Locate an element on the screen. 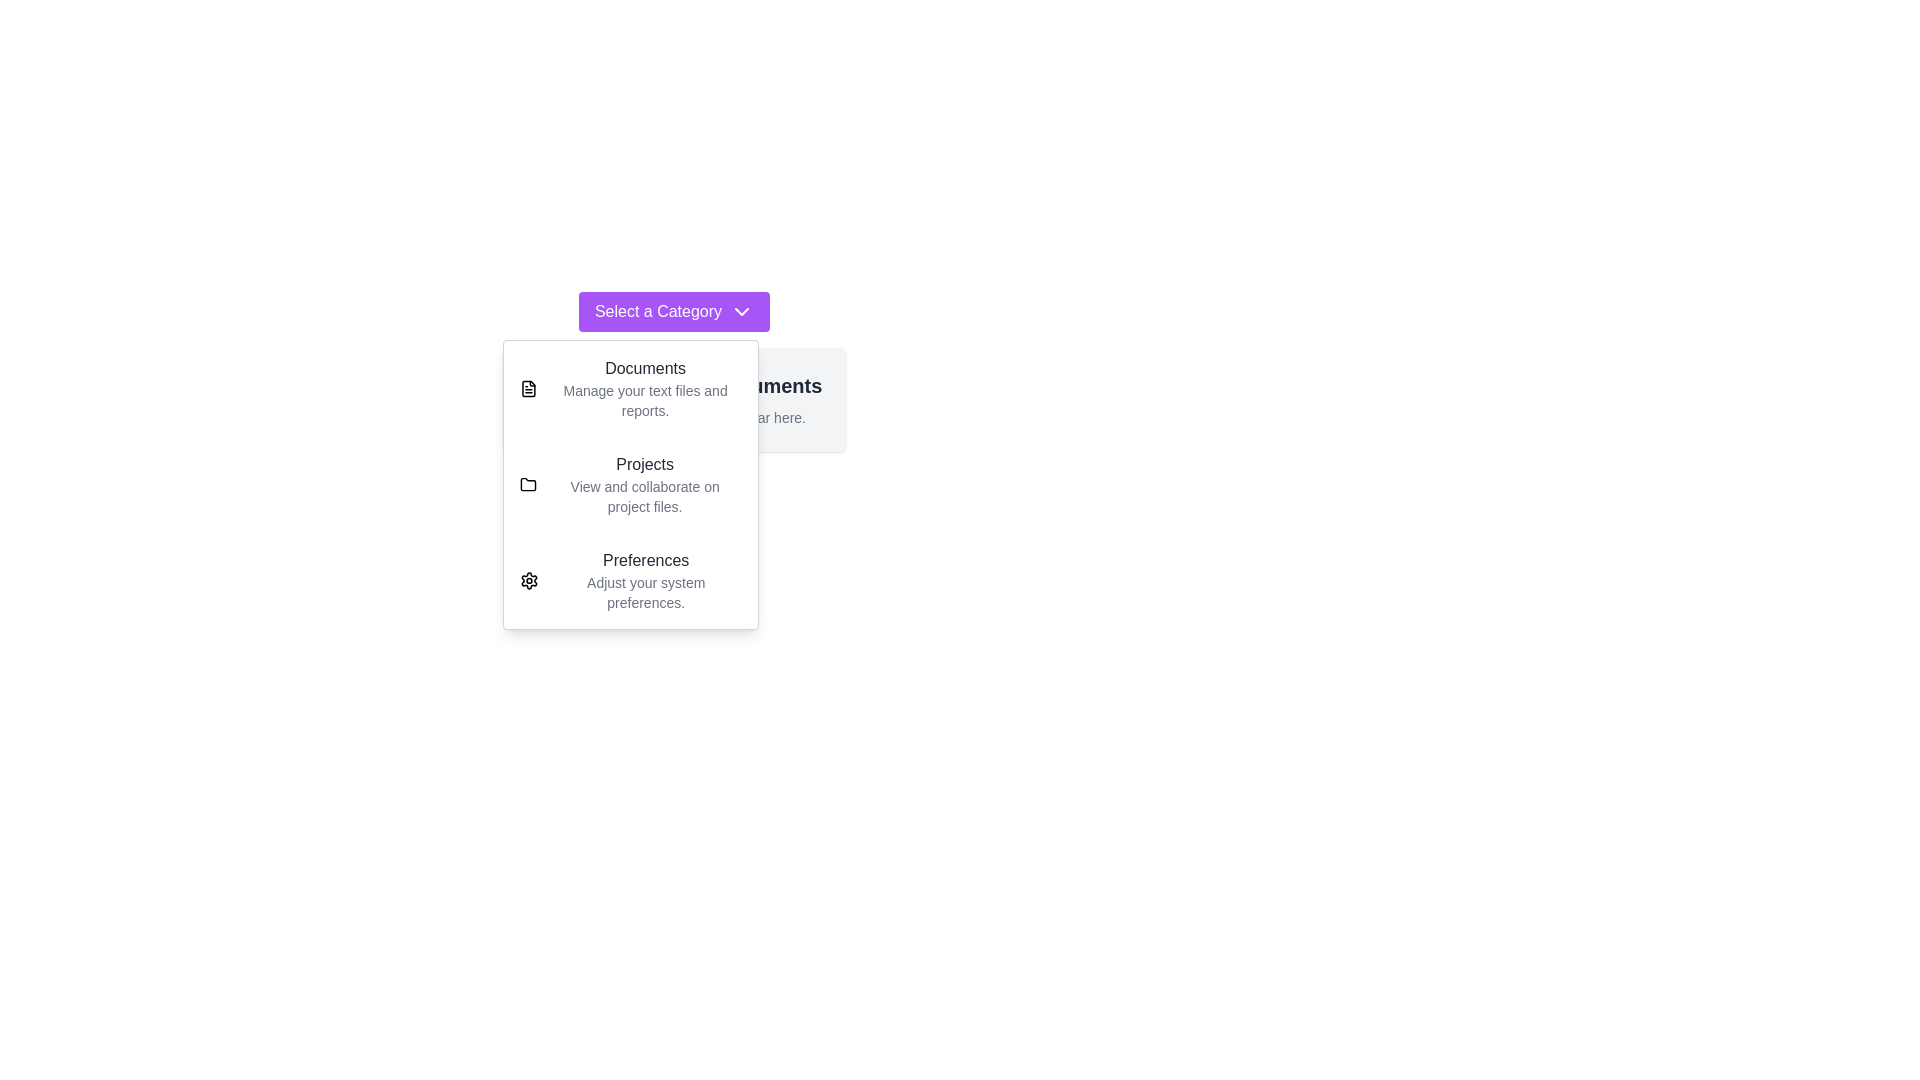  'Select a Category' button to toggle the dropdown menu is located at coordinates (673, 312).